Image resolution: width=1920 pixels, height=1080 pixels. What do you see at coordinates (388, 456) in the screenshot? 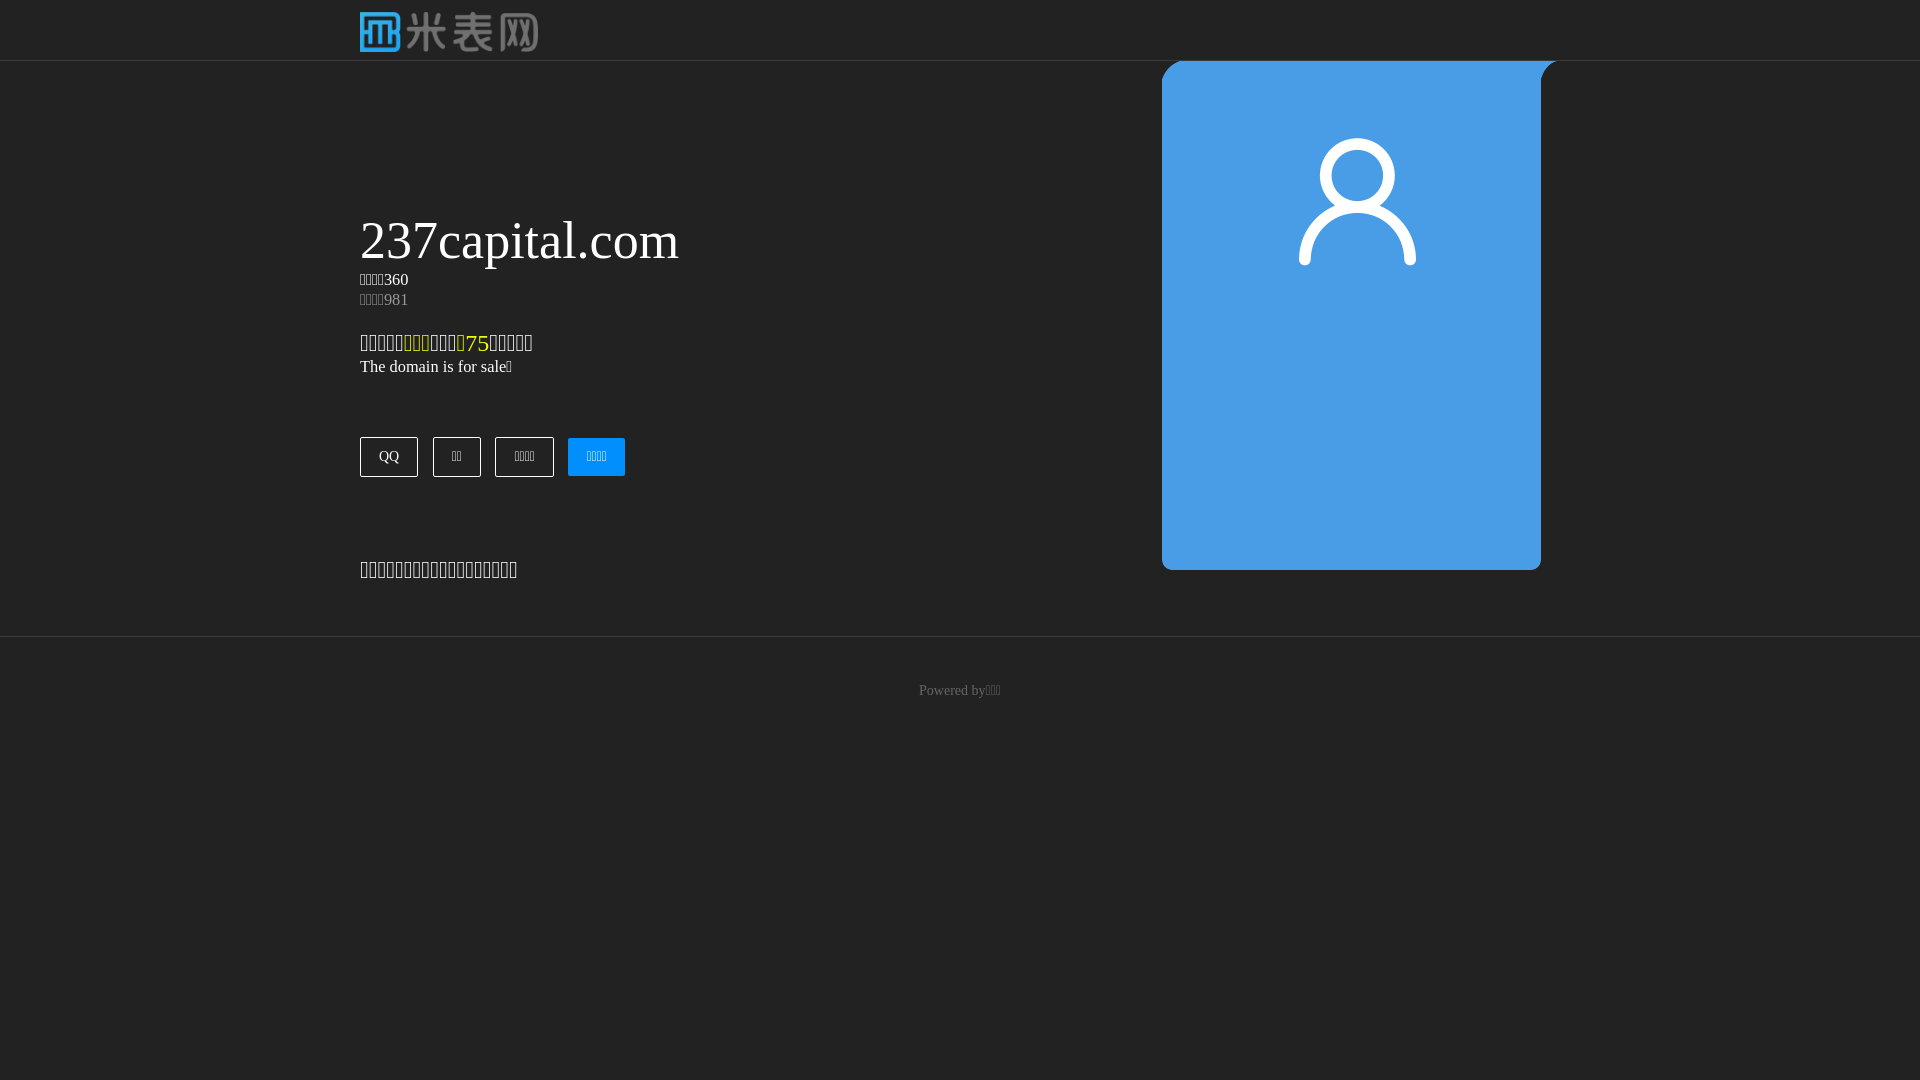
I see `'QQ'` at bounding box center [388, 456].